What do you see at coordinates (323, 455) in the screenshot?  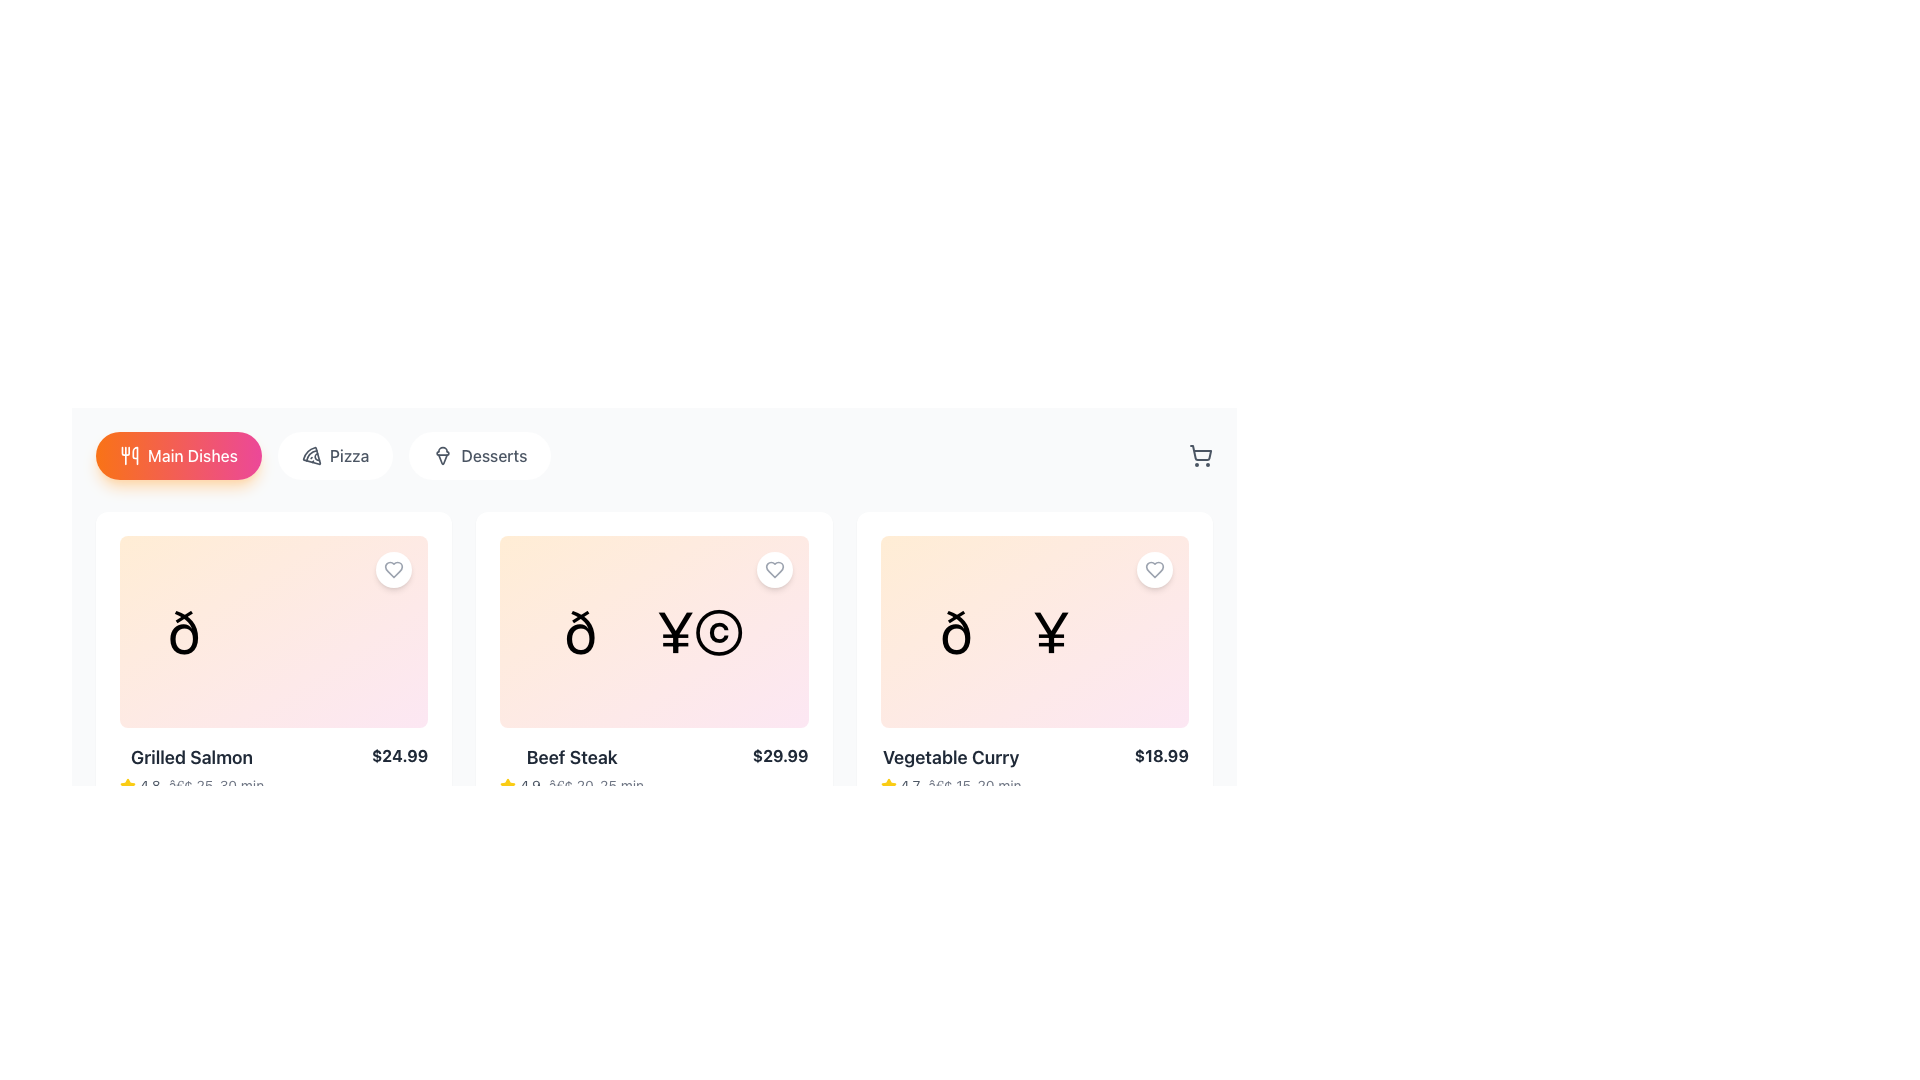 I see `the navigation button for the 'Pizza' category, which is located between 'Main Dishes' and 'Desserts' in the menu section near the top of the page` at bounding box center [323, 455].